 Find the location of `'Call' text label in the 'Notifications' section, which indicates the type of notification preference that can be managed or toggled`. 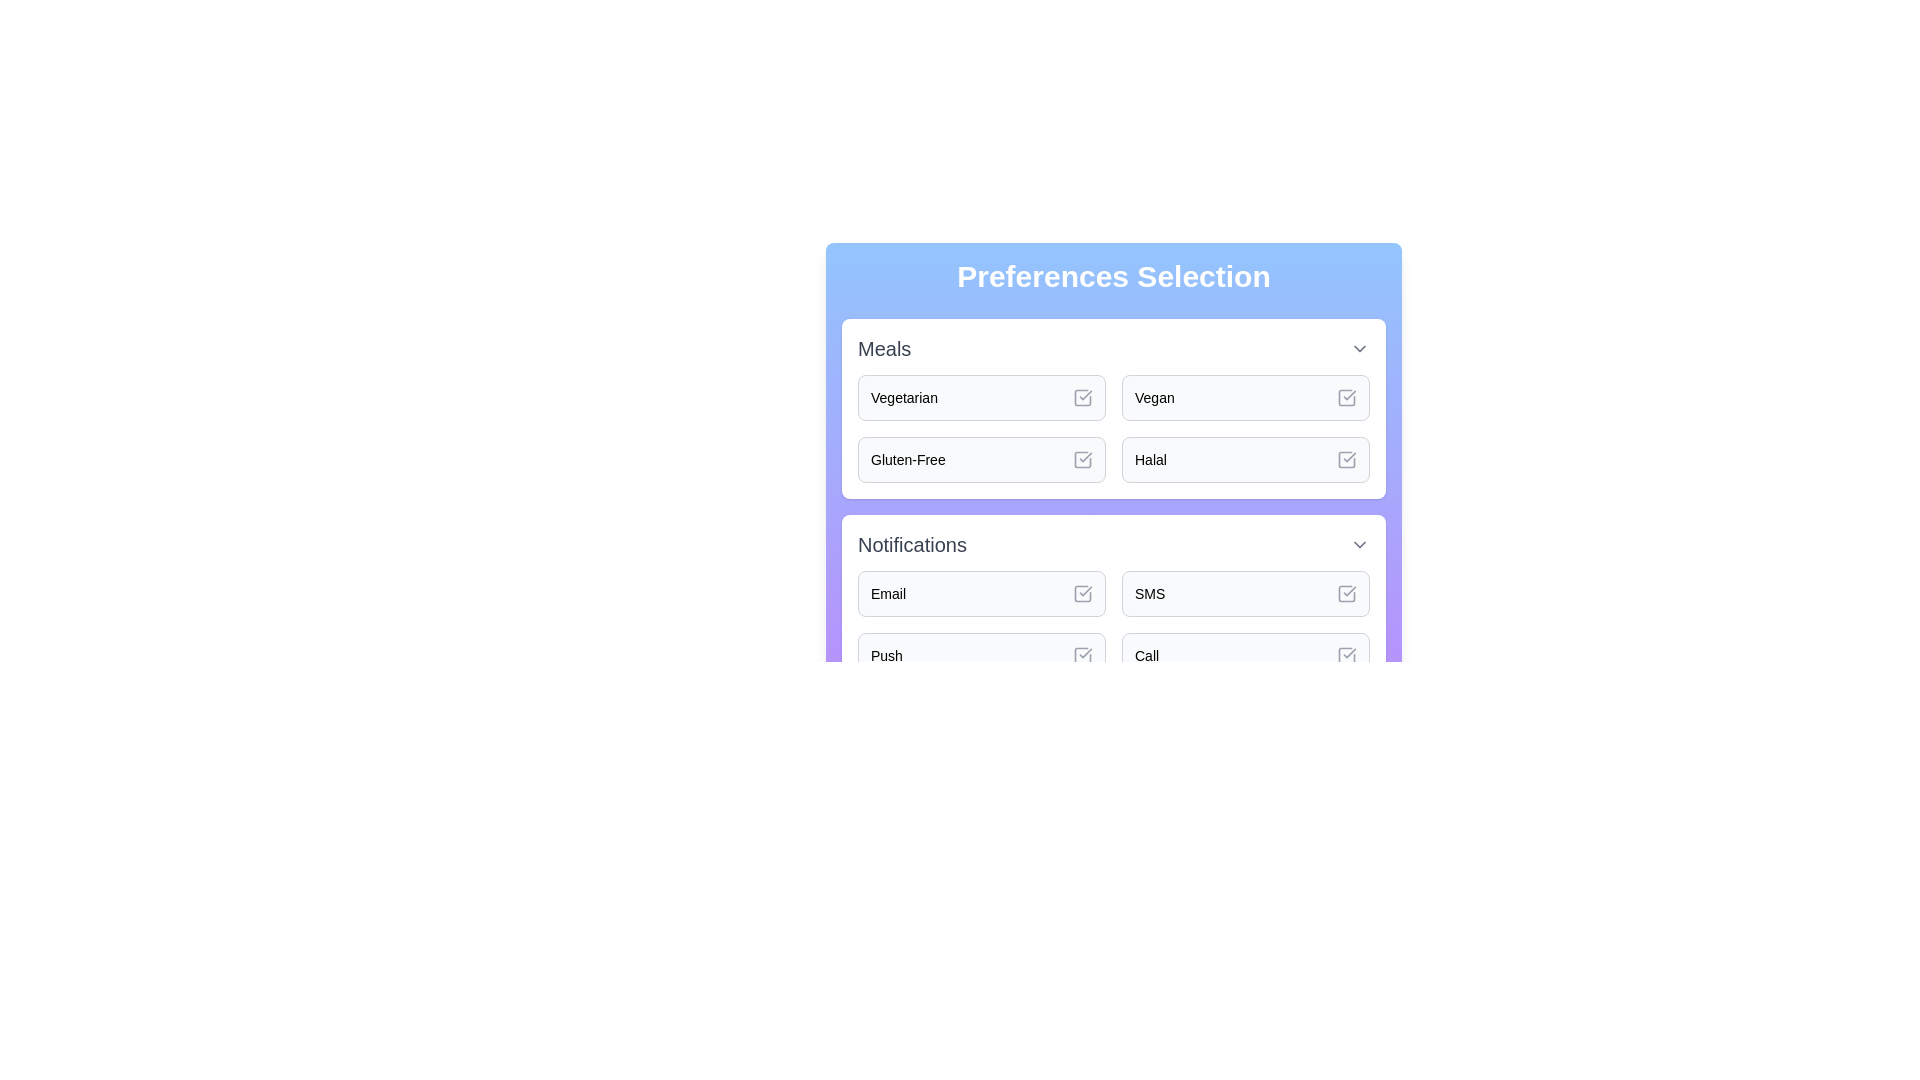

'Call' text label in the 'Notifications' section, which indicates the type of notification preference that can be managed or toggled is located at coordinates (1147, 655).